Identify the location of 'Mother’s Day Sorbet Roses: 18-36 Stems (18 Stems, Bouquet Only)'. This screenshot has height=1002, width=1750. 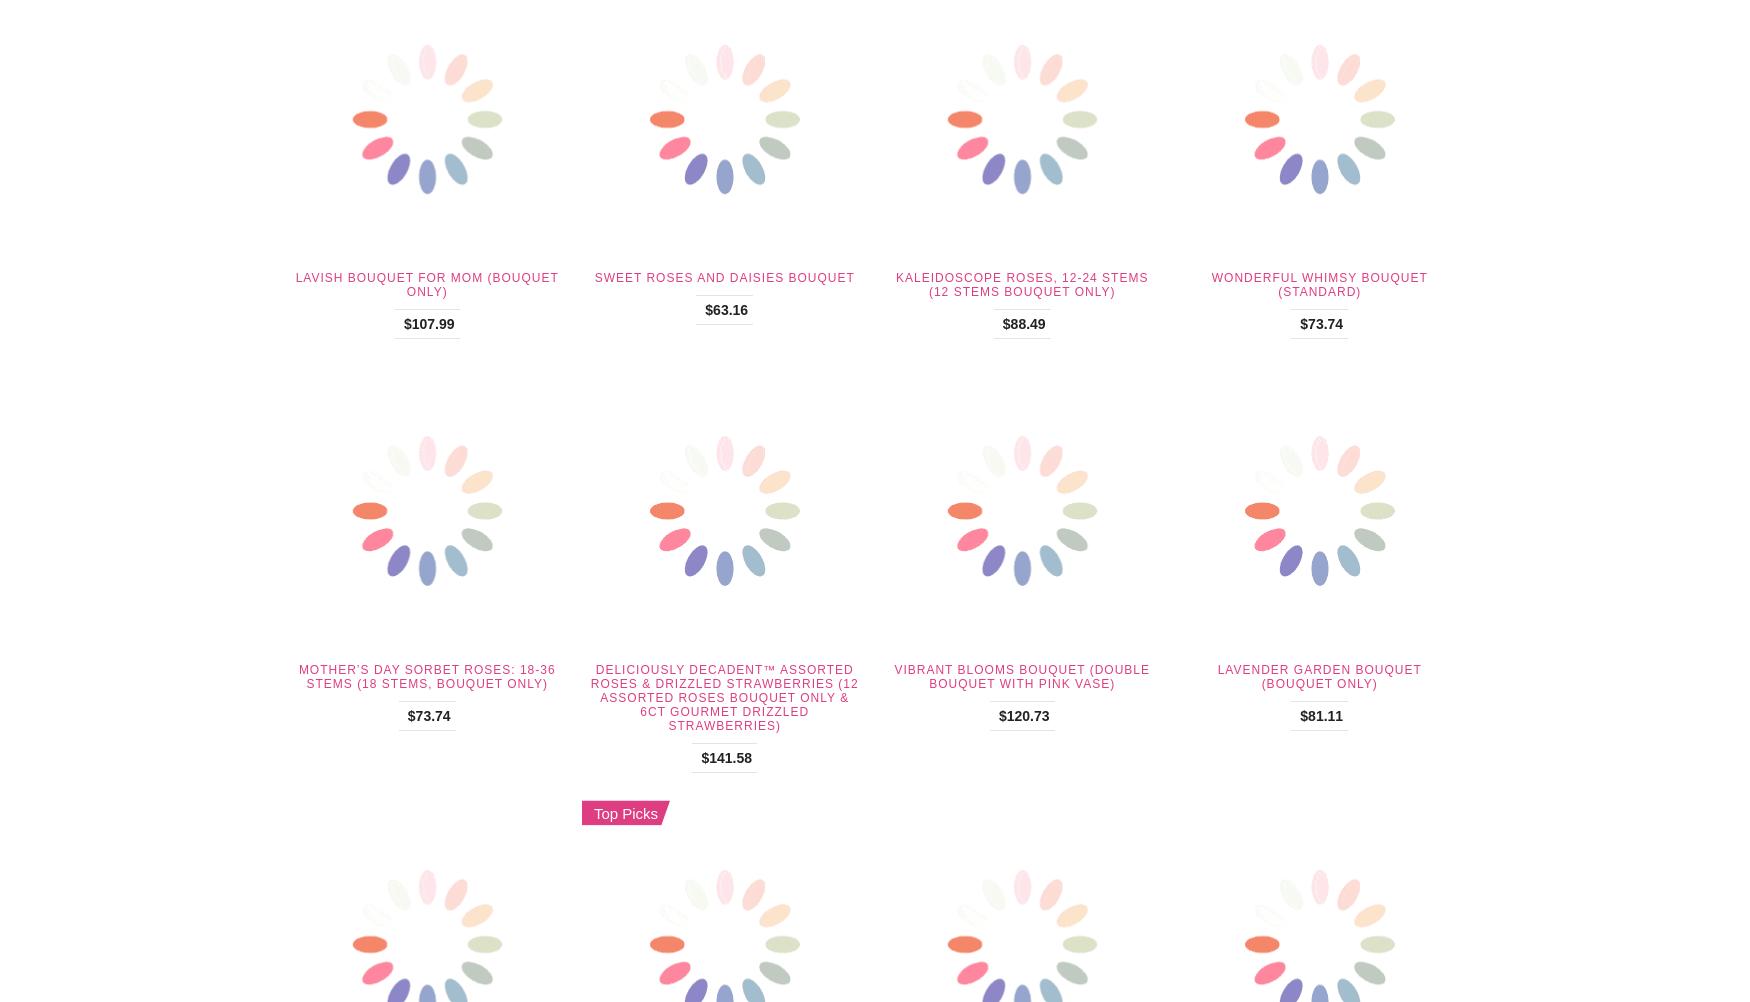
(425, 676).